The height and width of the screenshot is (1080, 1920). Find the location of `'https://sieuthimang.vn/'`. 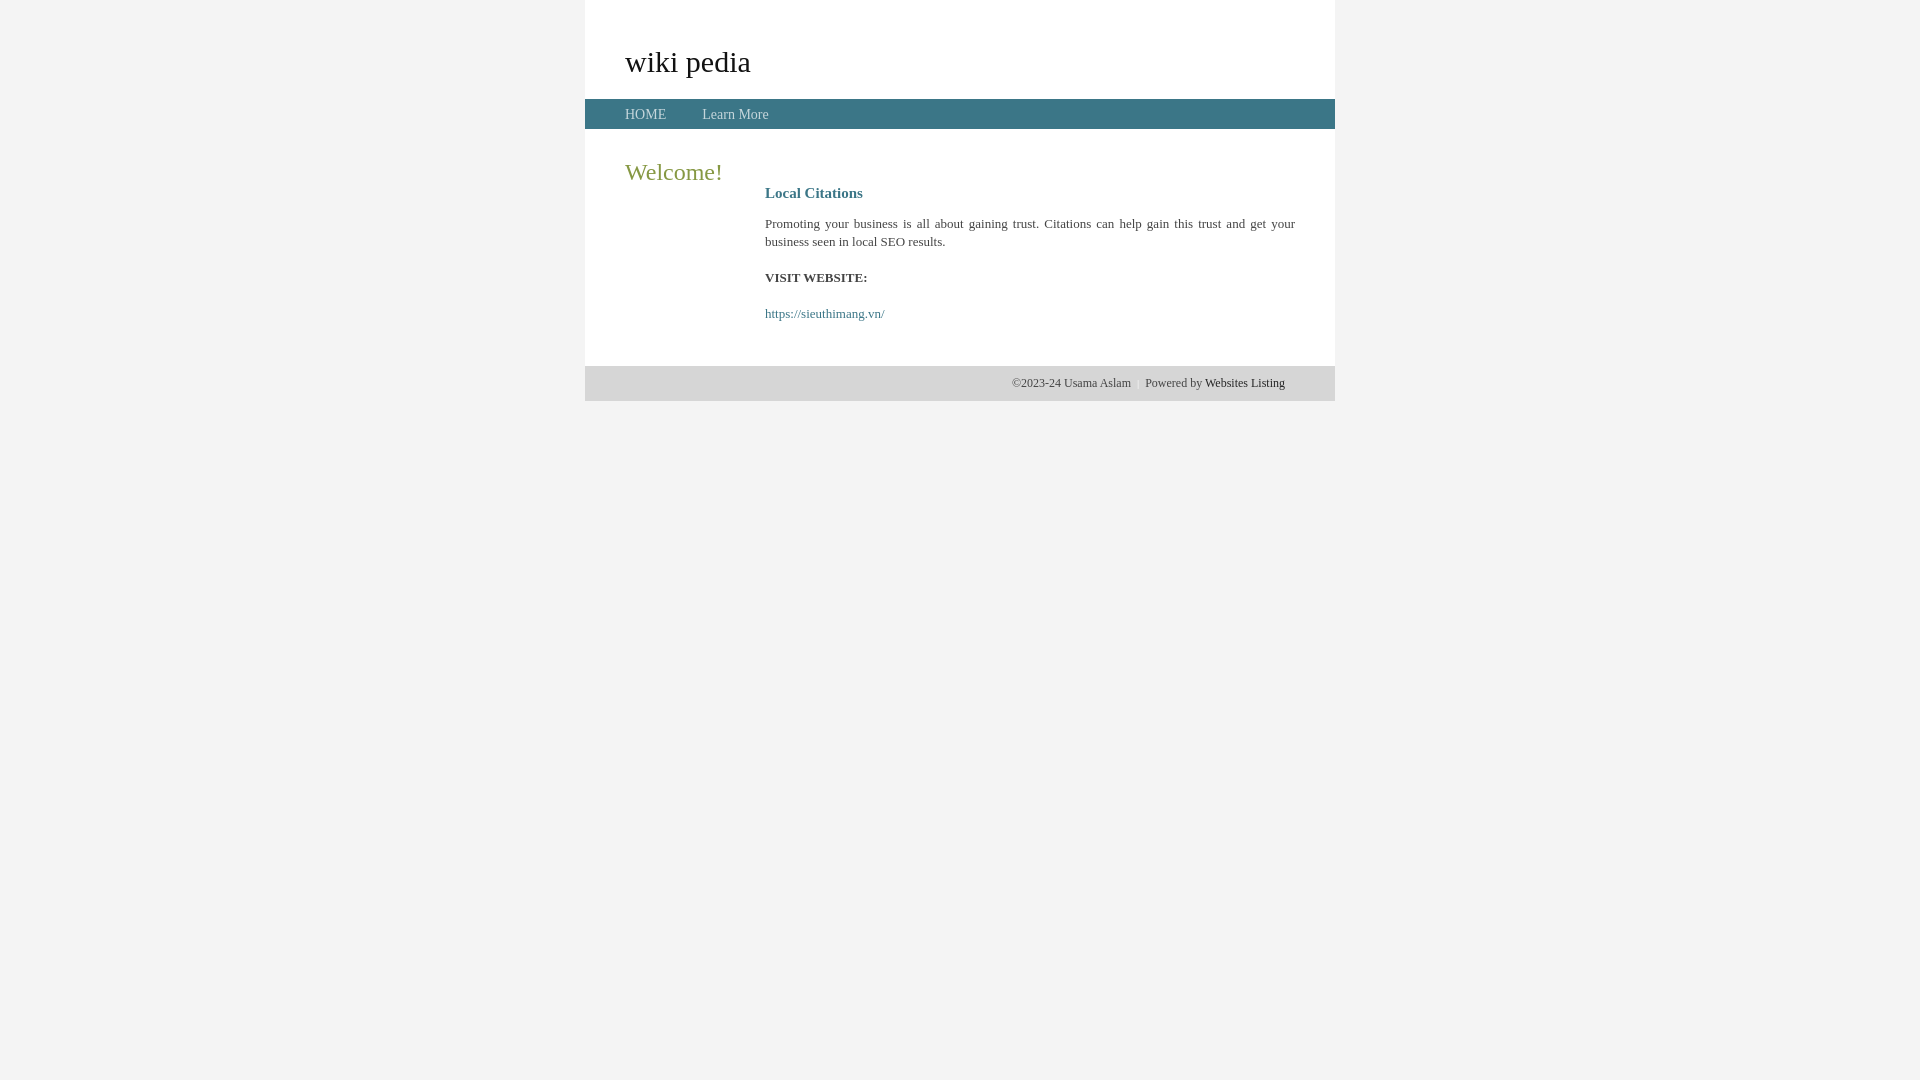

'https://sieuthimang.vn/' is located at coordinates (825, 313).